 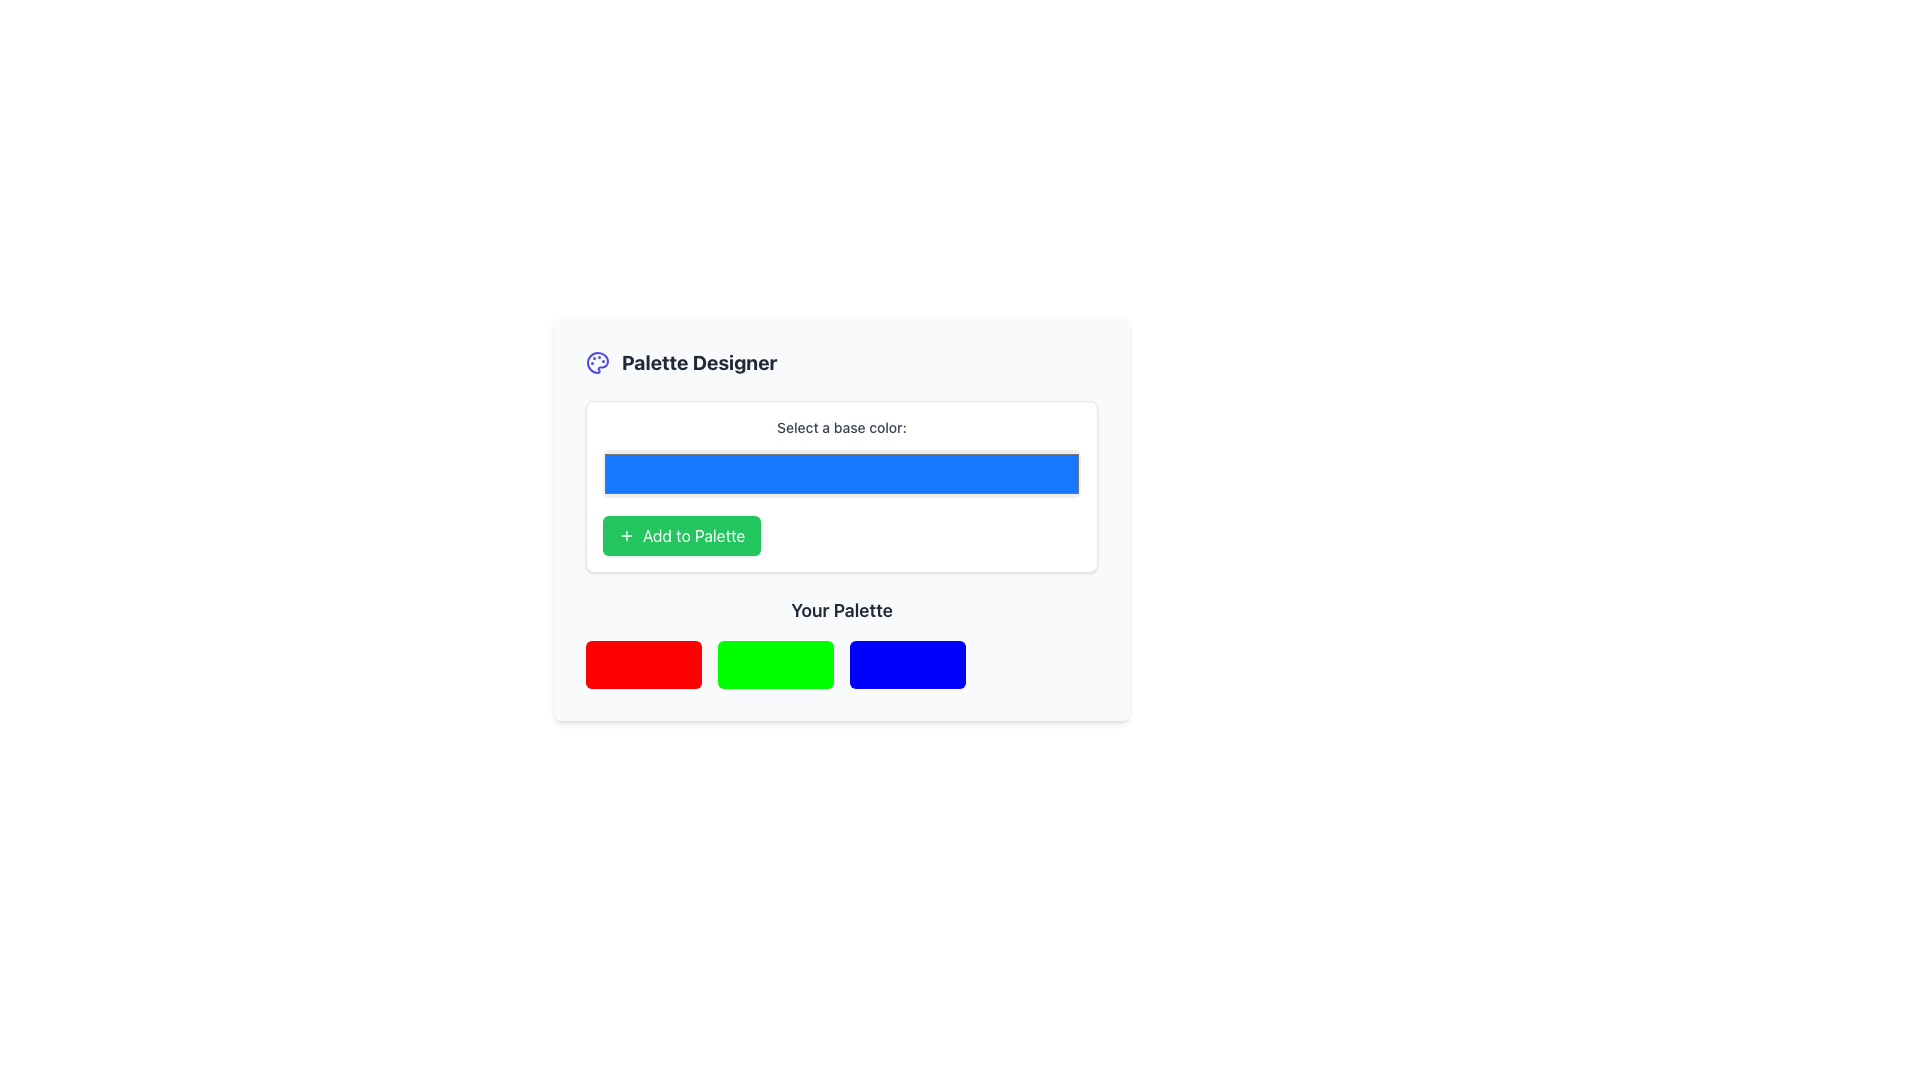 I want to click on the first red color block in the 'Your Palette' section, located below the 'Add to Palette' button, so click(x=643, y=664).